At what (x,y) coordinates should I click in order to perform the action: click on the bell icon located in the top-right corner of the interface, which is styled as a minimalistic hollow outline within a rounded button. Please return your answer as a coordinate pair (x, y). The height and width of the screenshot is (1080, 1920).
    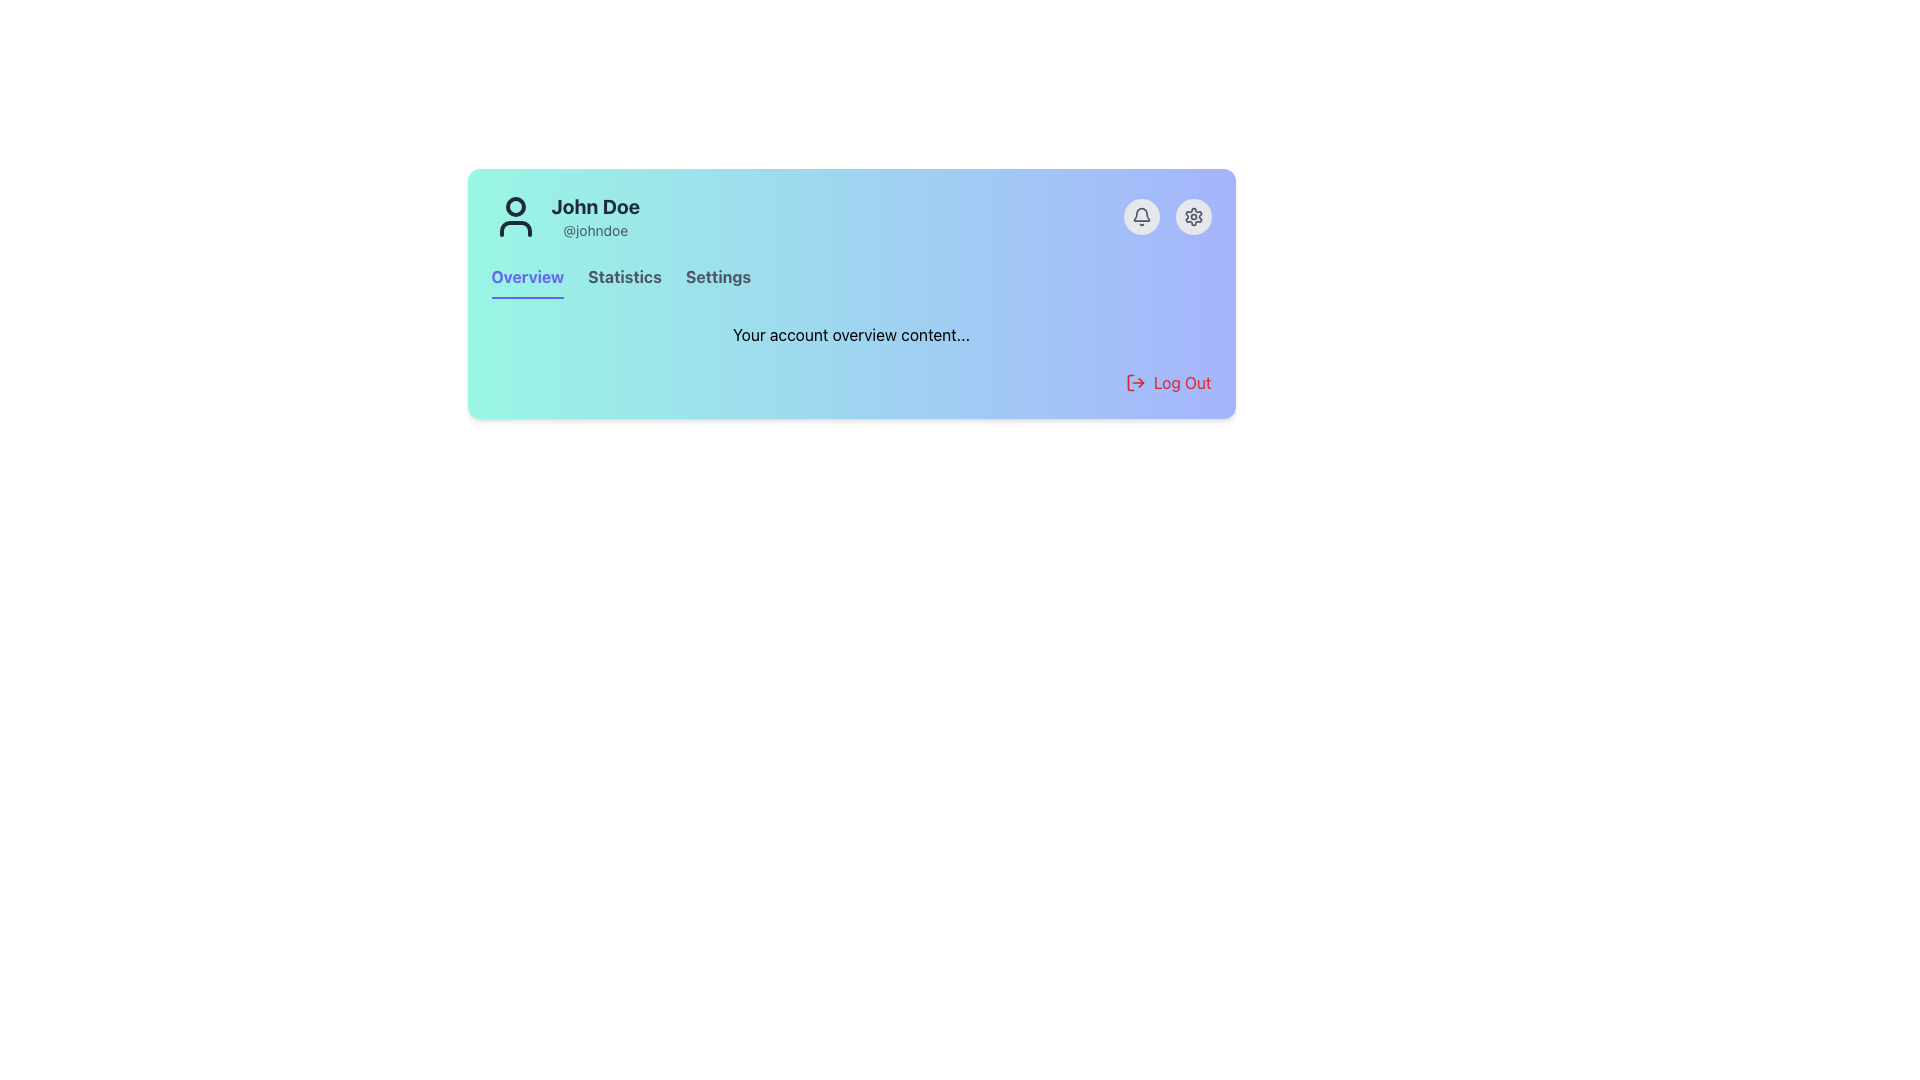
    Looking at the image, I should click on (1141, 214).